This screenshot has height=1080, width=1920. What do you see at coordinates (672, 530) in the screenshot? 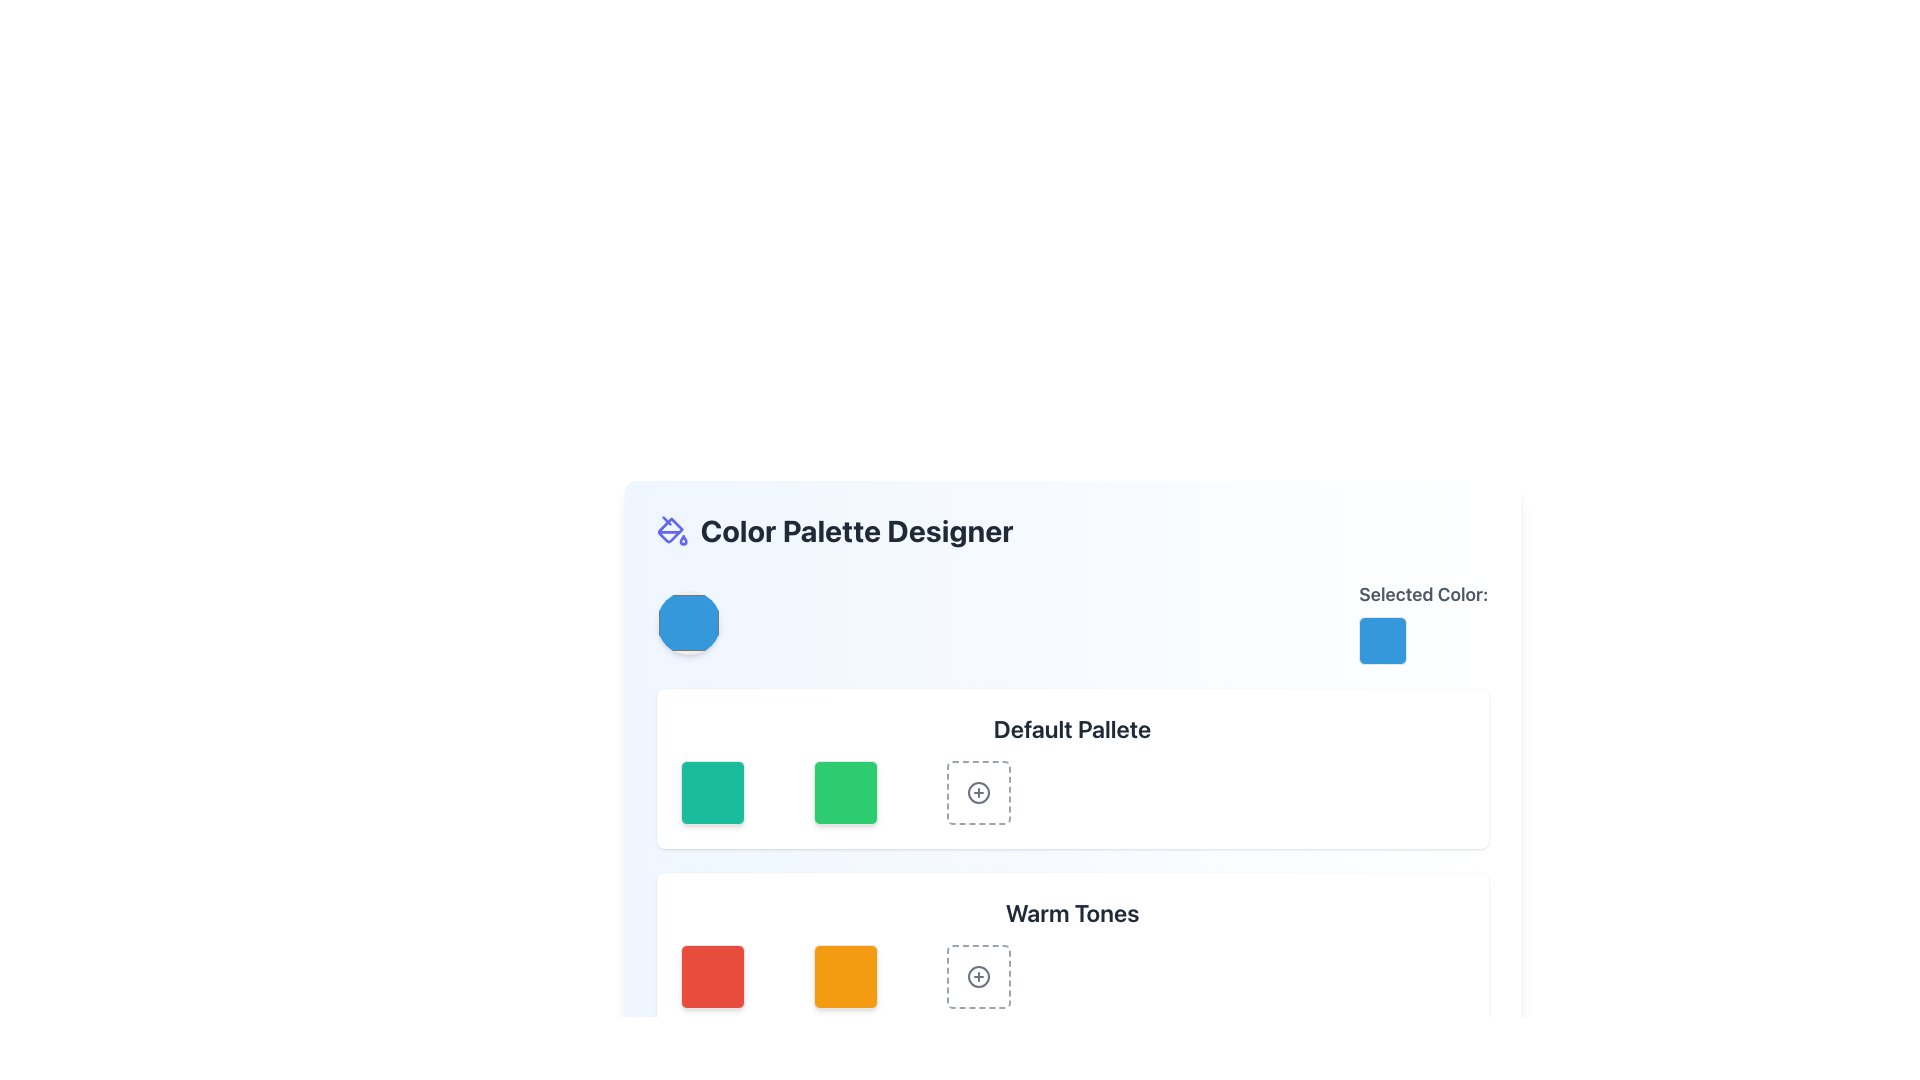
I see `the decorative icon located to the left of the title 'Color Palette Designer' in the header section` at bounding box center [672, 530].